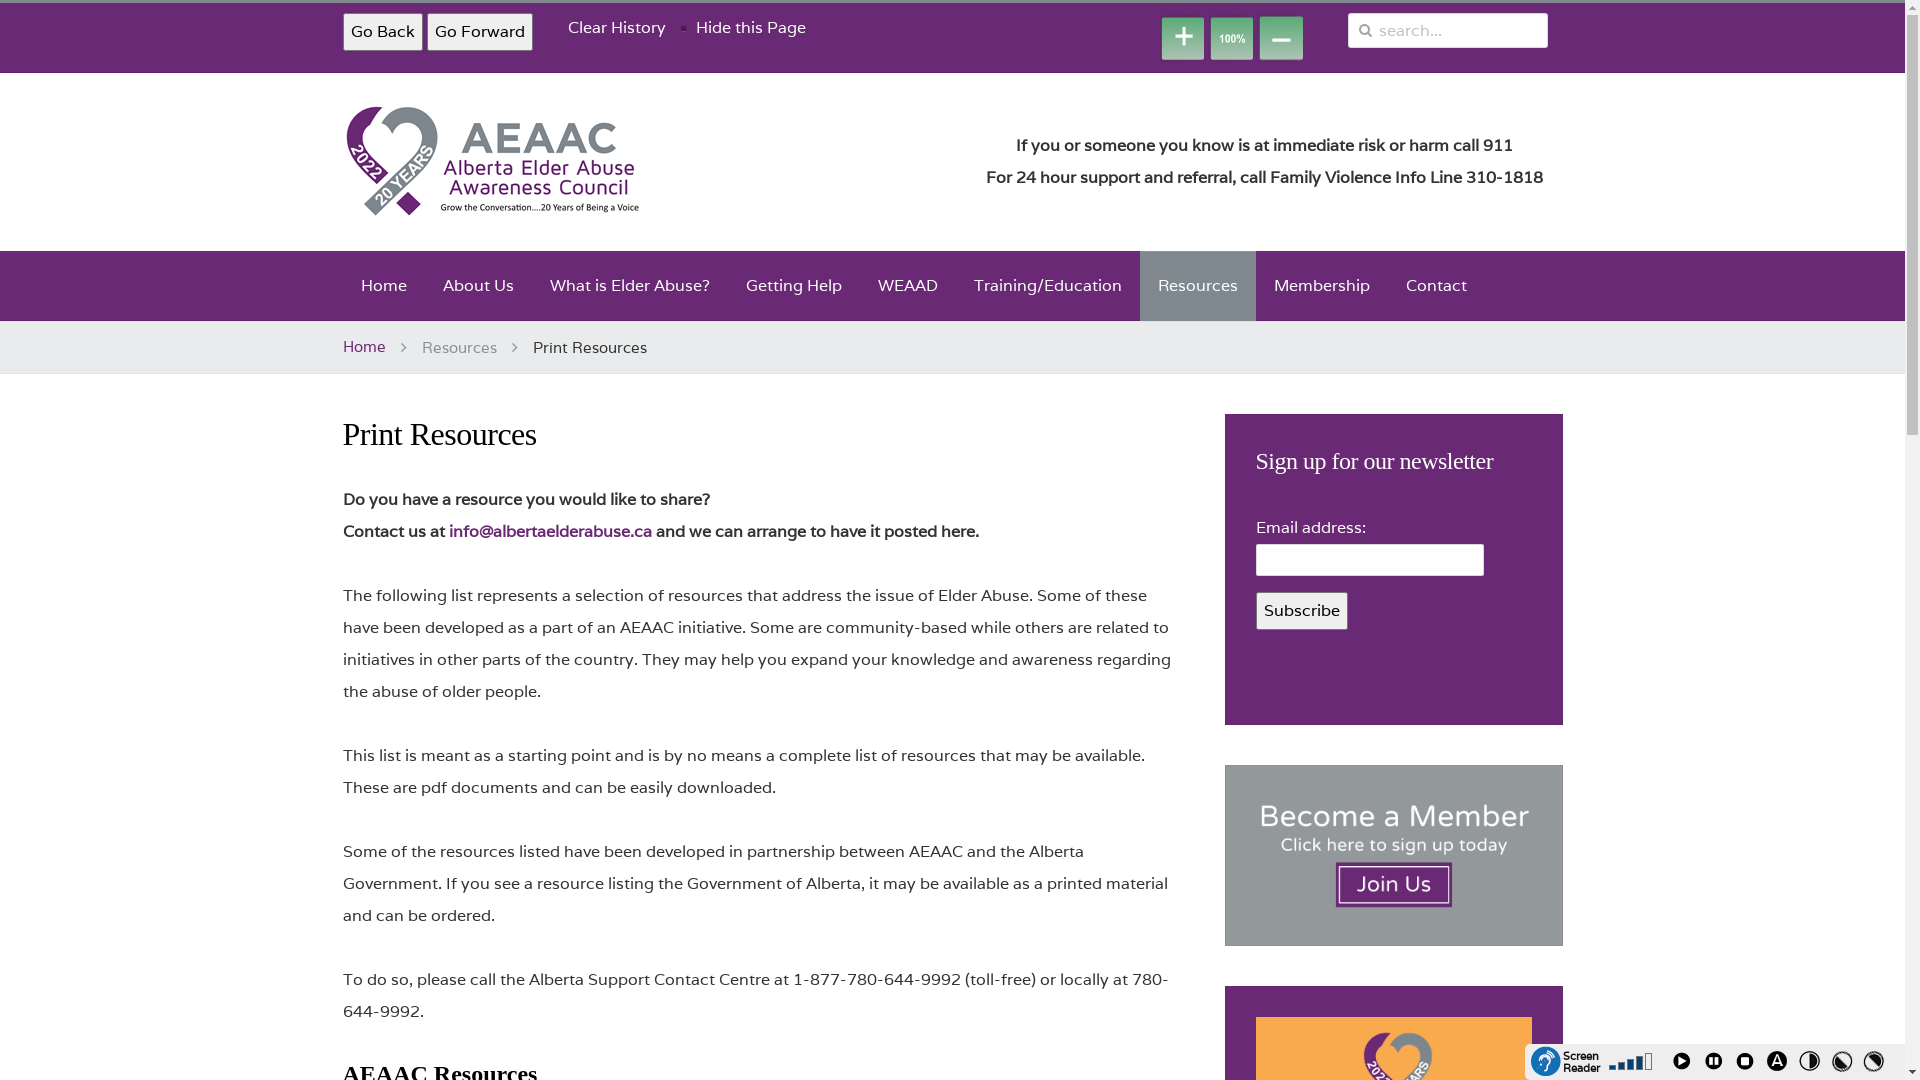 Image resolution: width=1920 pixels, height=1080 pixels. What do you see at coordinates (476, 285) in the screenshot?
I see `'About Us'` at bounding box center [476, 285].